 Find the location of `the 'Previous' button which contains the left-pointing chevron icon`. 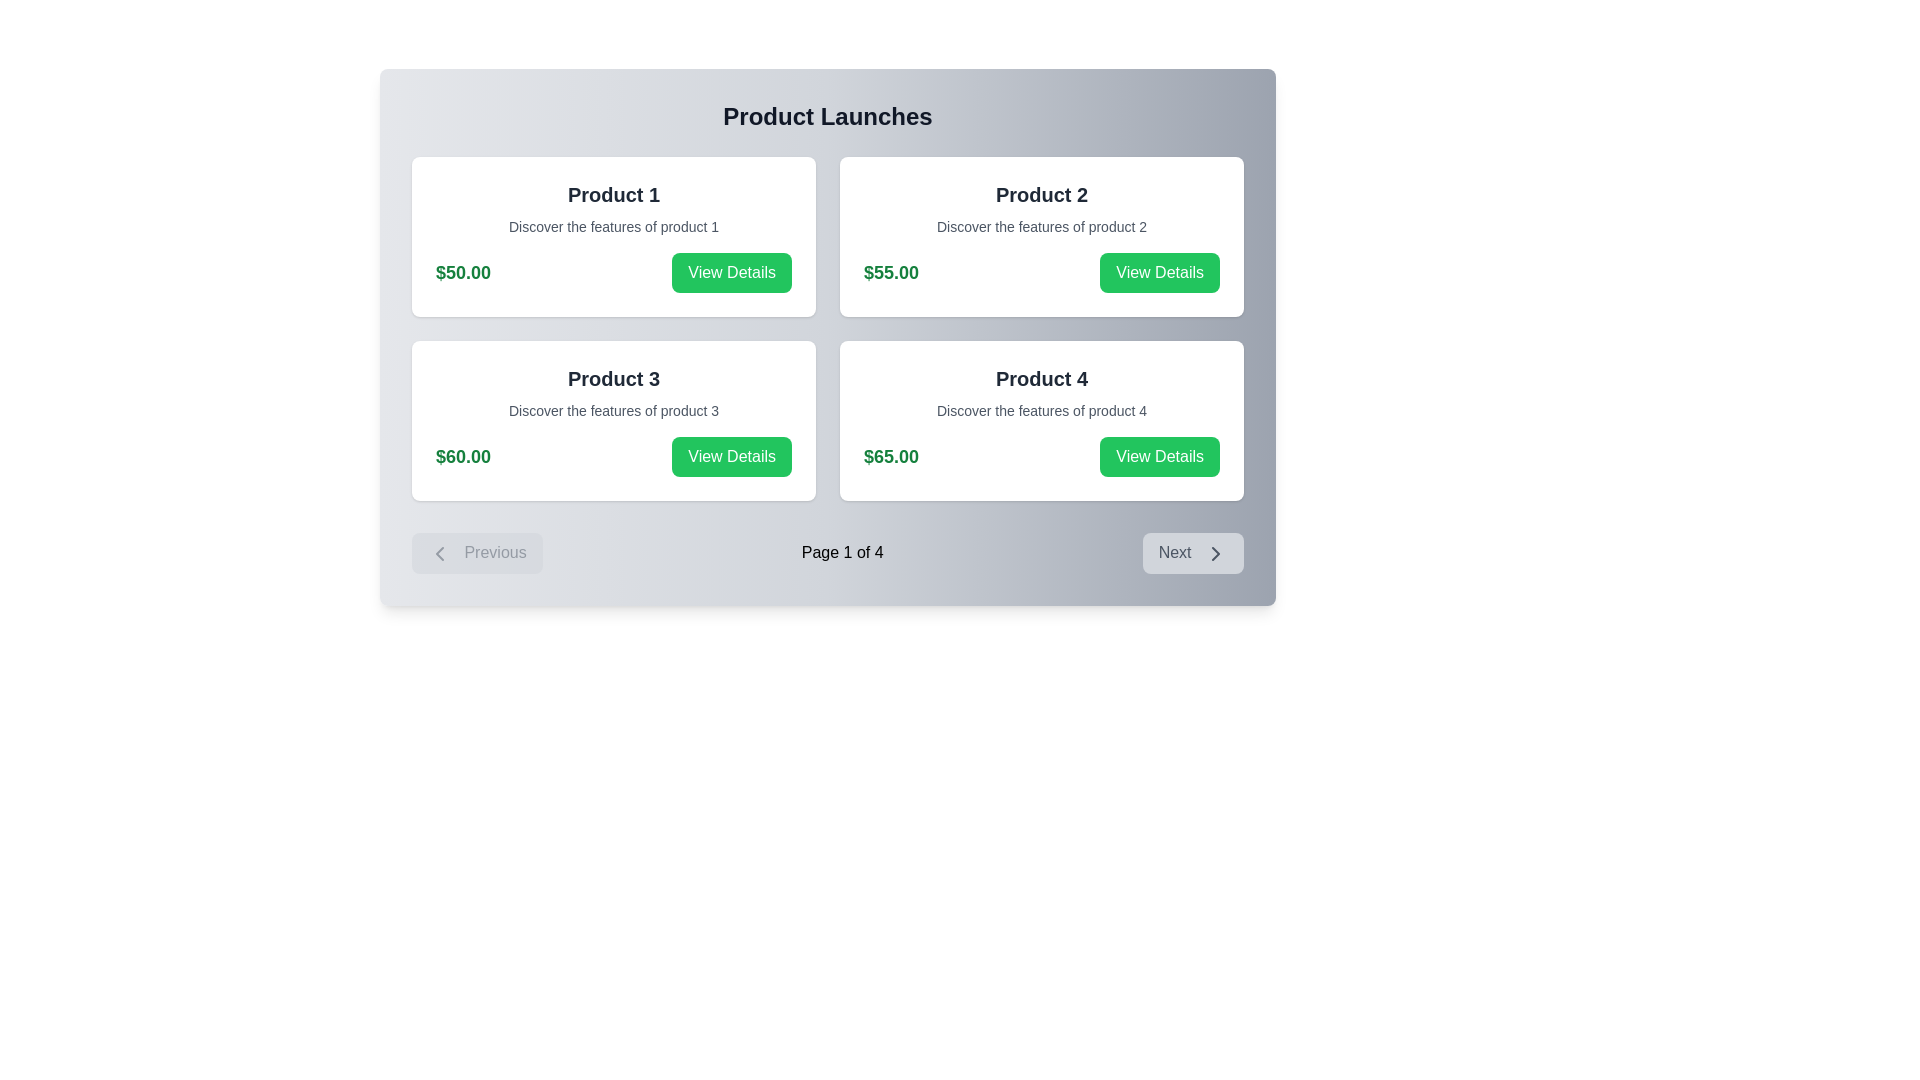

the 'Previous' button which contains the left-pointing chevron icon is located at coordinates (439, 552).